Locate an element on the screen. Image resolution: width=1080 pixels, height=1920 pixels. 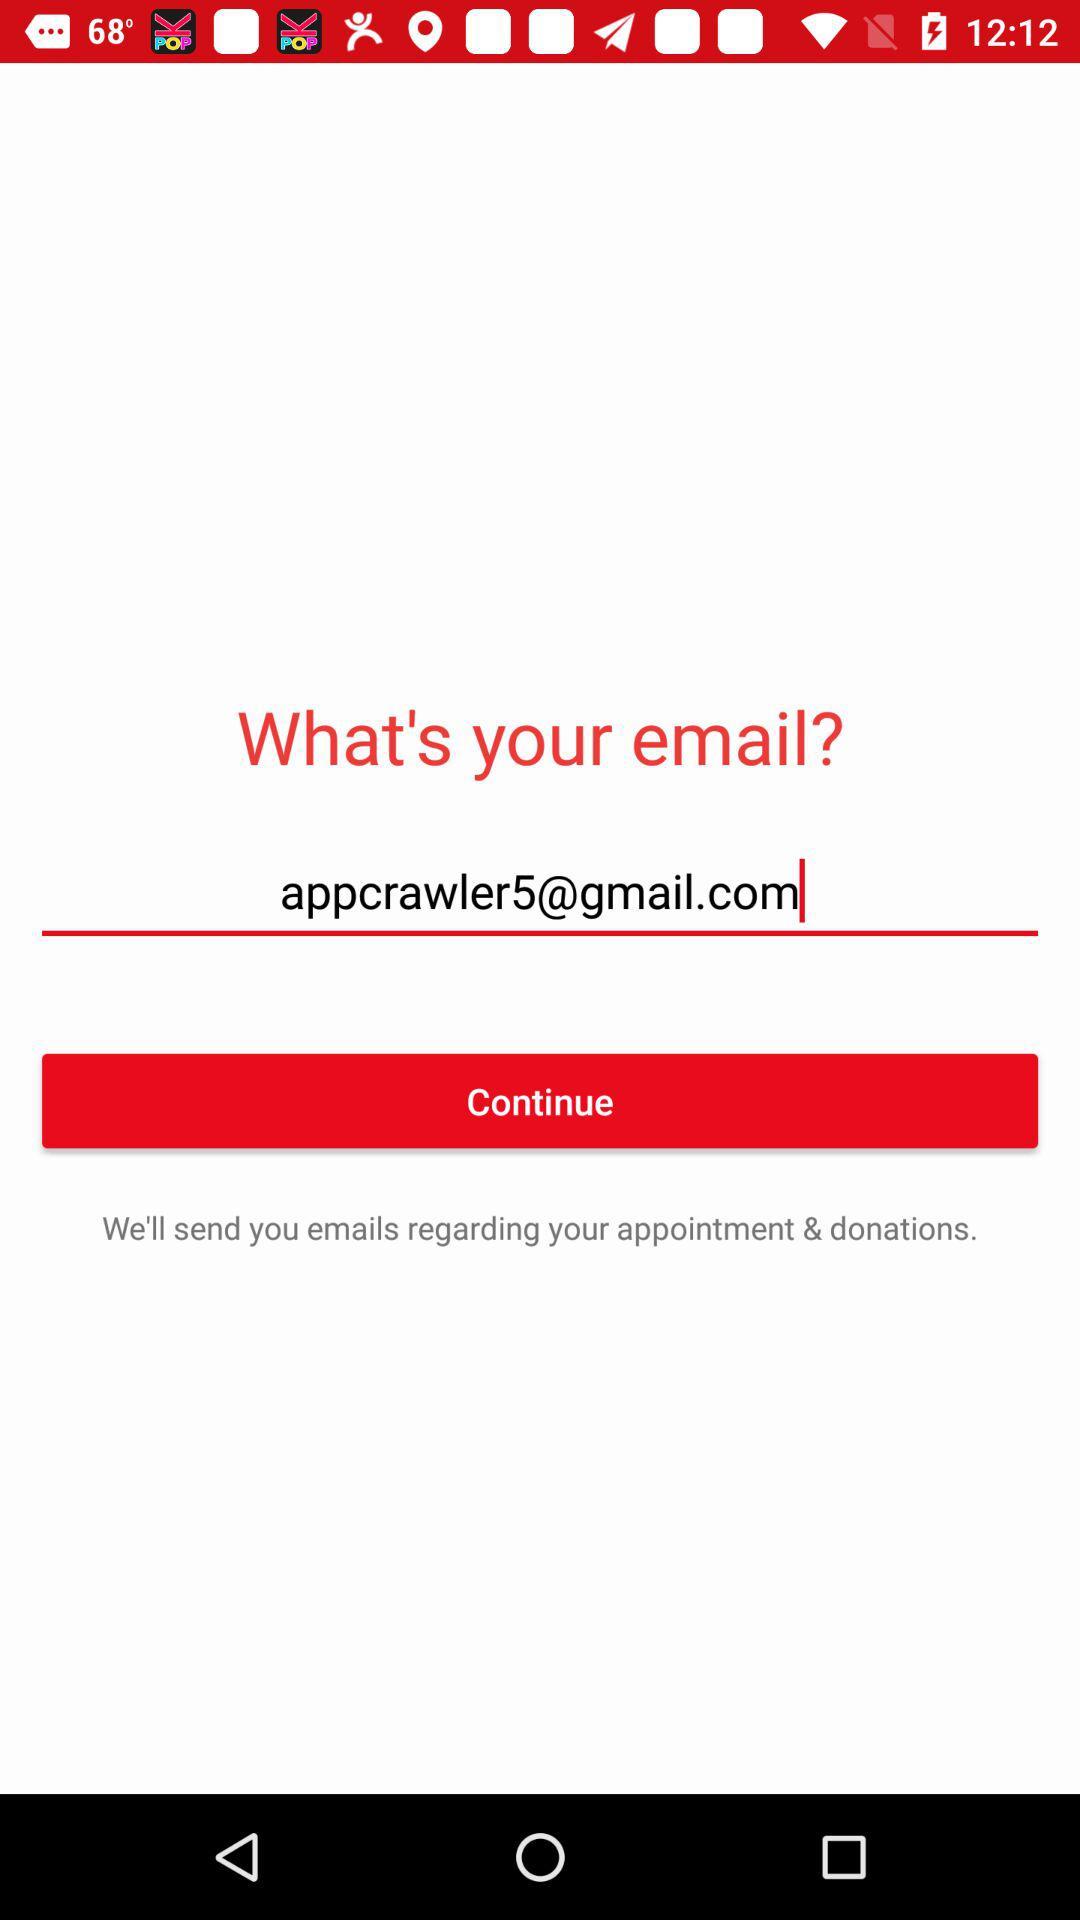
icon above continue icon is located at coordinates (540, 889).